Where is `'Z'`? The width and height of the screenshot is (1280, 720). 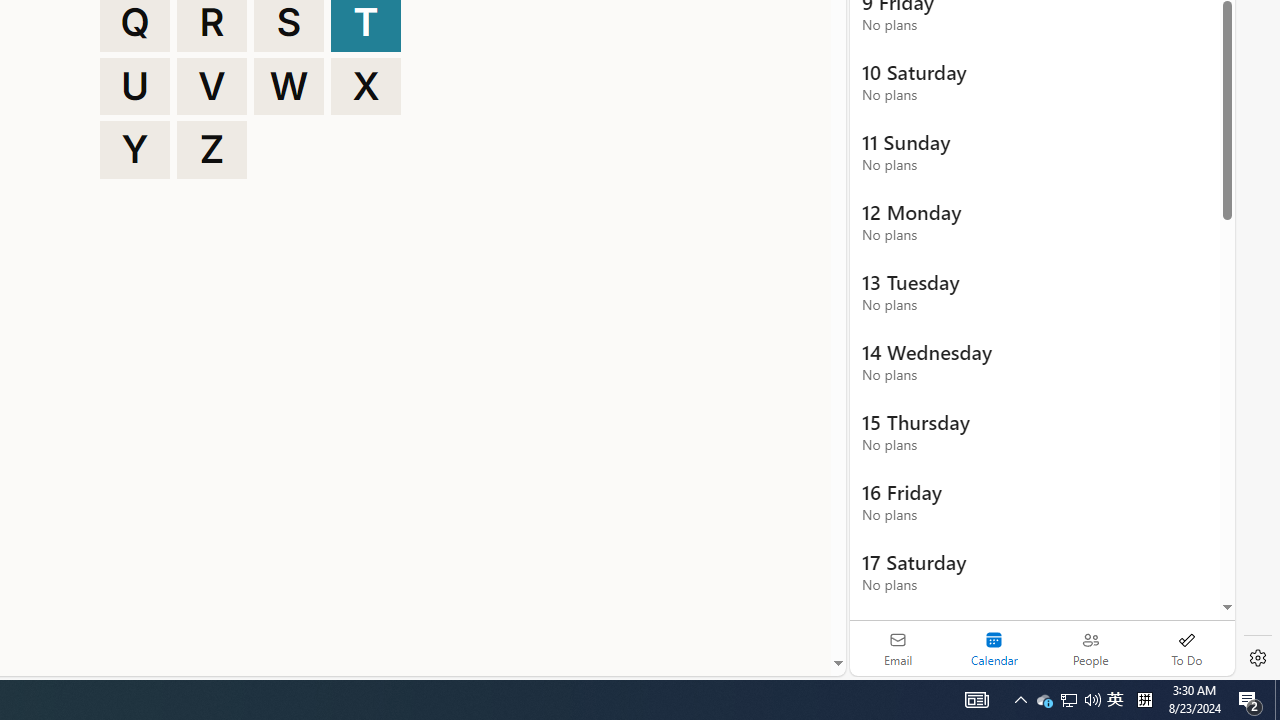
'Z' is located at coordinates (212, 149).